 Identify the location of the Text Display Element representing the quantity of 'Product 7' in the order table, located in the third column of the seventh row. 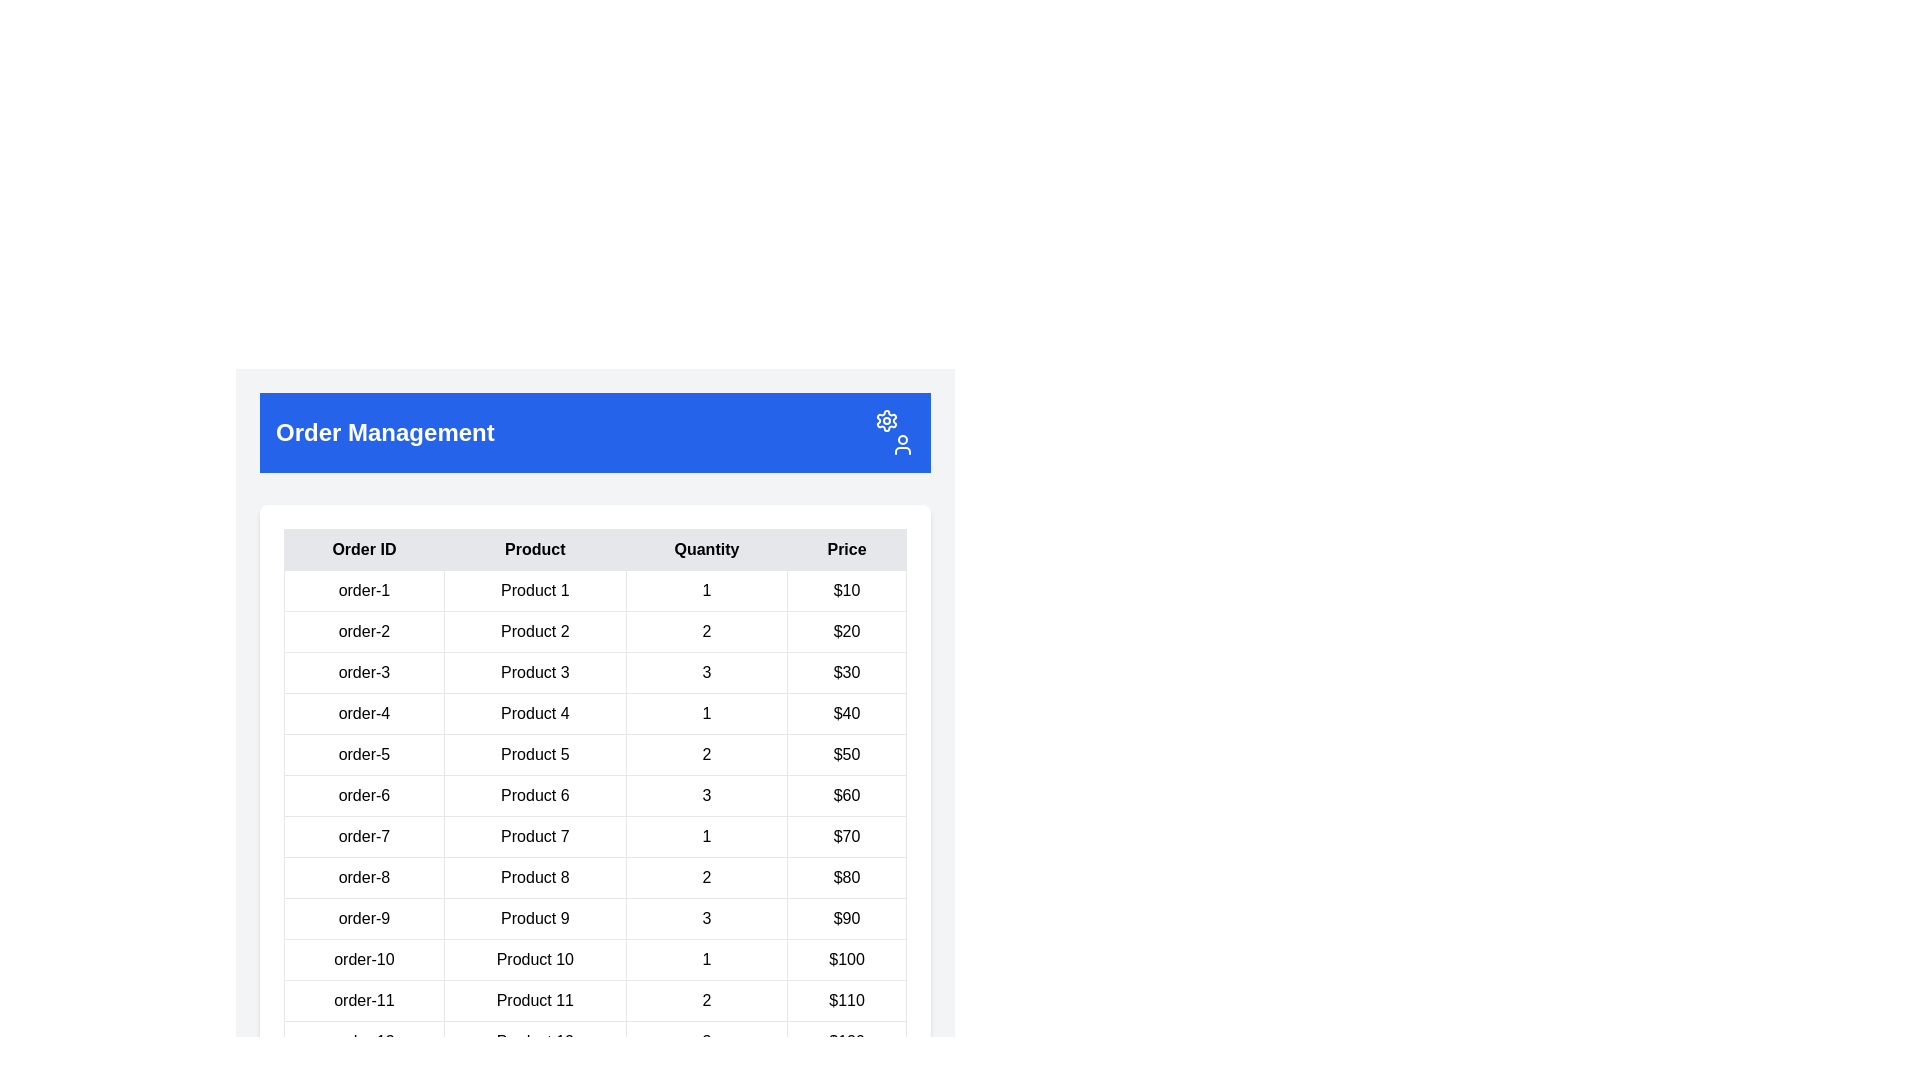
(706, 837).